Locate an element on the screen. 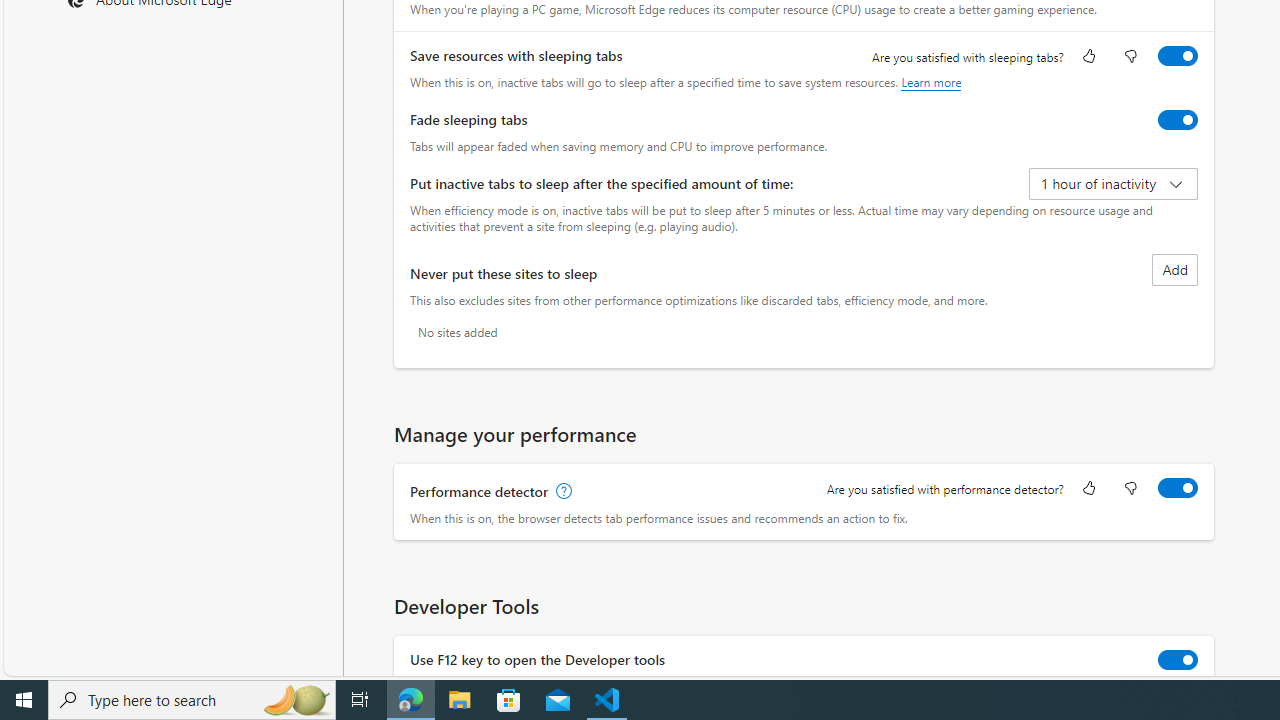 This screenshot has height=720, width=1280. 'Performance detector, learn more' is located at coordinates (561, 492).